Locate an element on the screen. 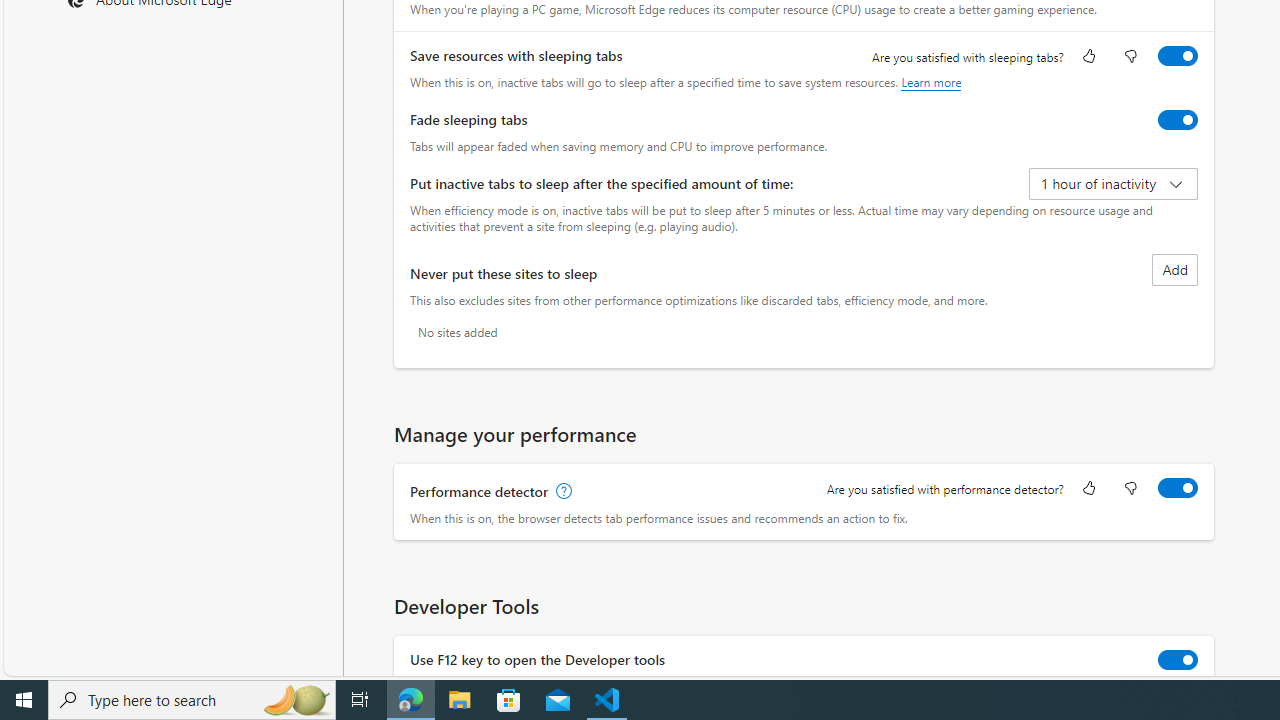 This screenshot has height=720, width=1280. 'Performance detector, learn more' is located at coordinates (561, 492).